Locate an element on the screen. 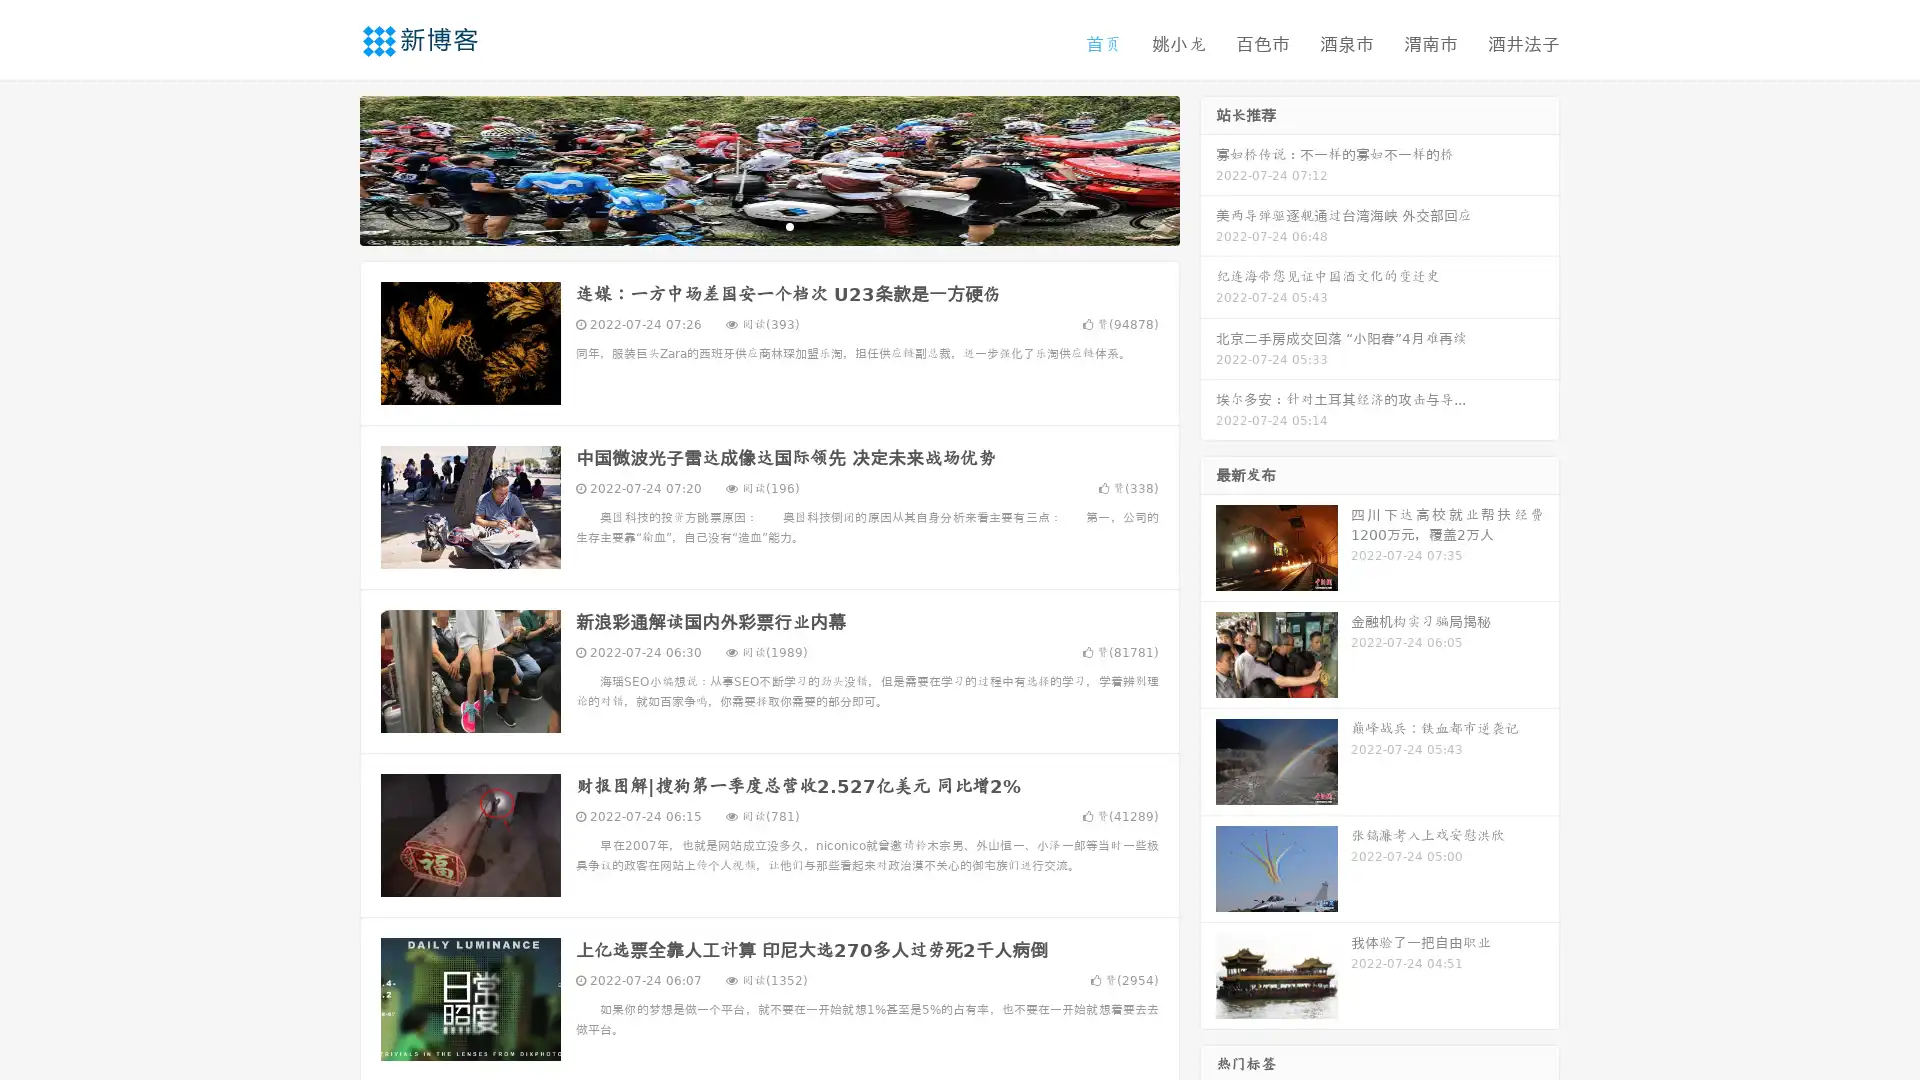  Previous slide is located at coordinates (330, 168).